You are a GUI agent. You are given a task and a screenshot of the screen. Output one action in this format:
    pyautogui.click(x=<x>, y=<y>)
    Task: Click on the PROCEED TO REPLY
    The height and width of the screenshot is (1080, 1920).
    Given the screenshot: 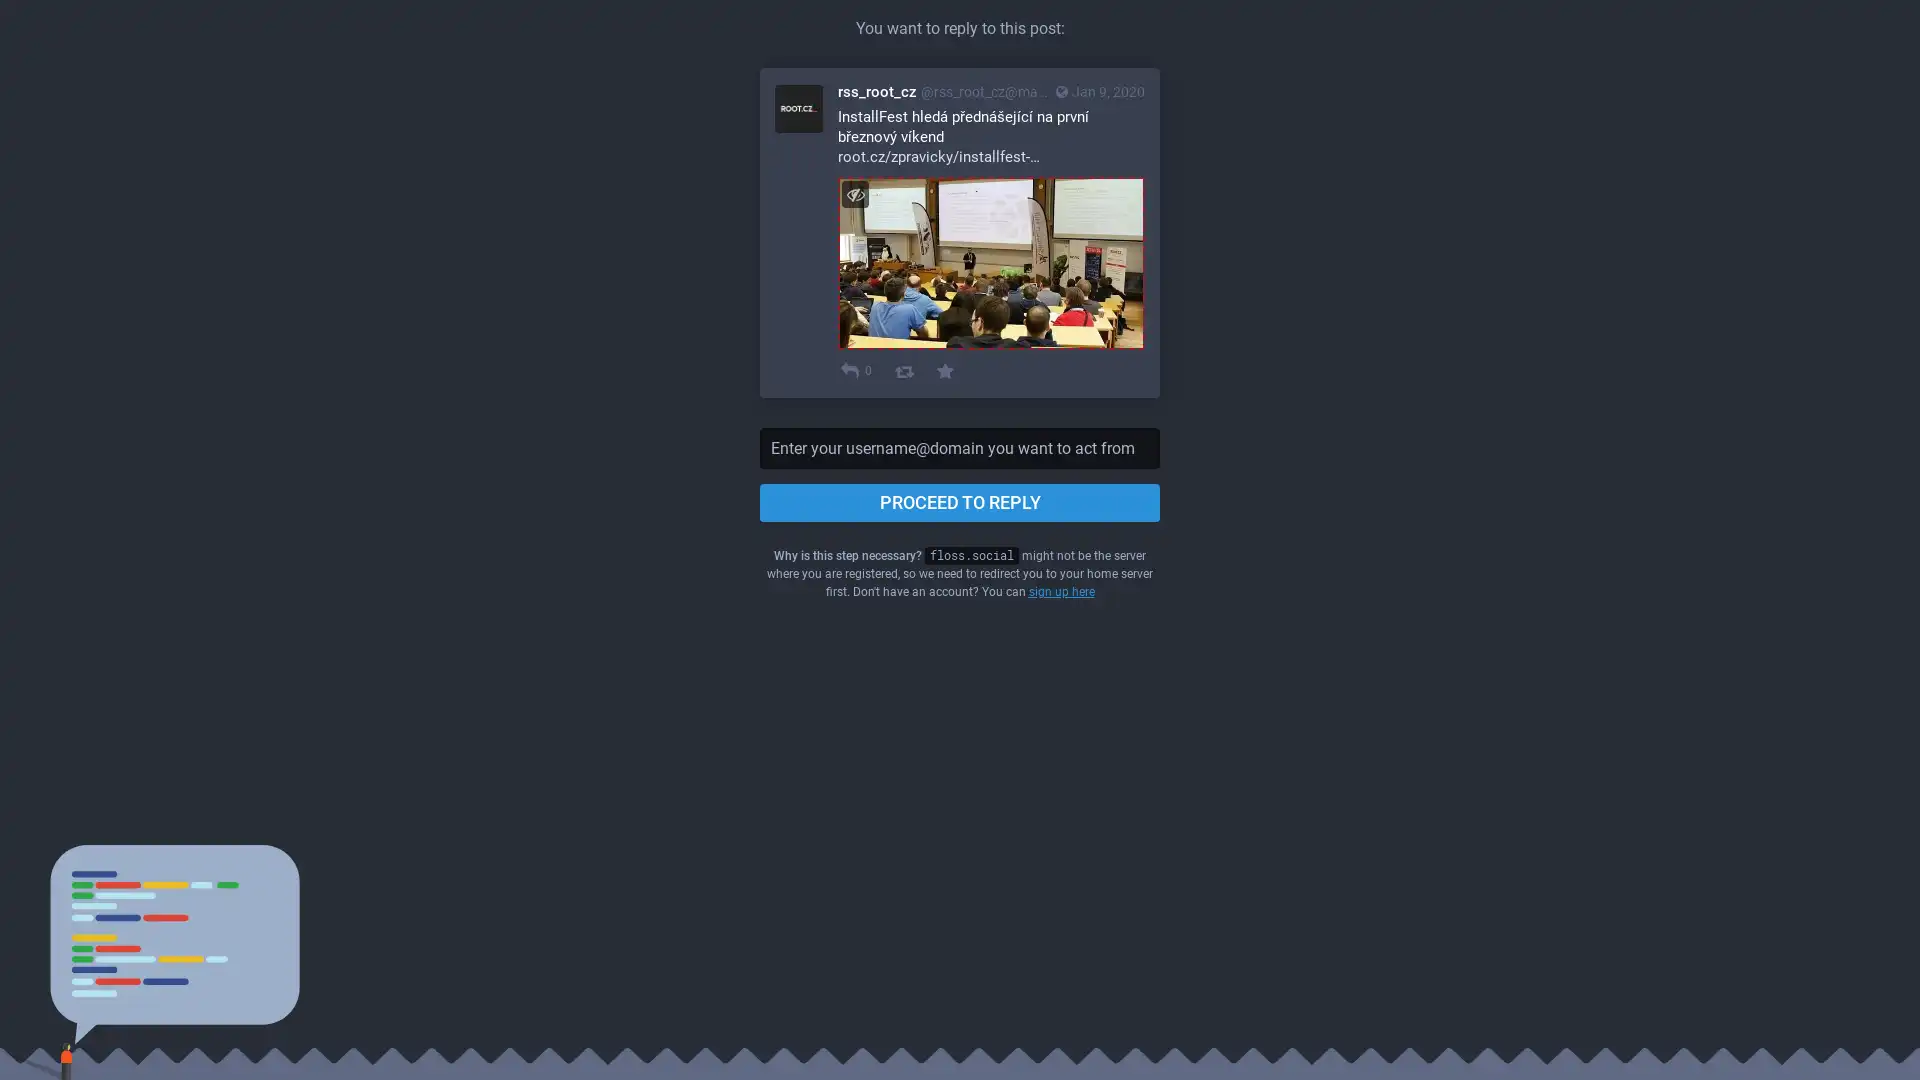 What is the action you would take?
    pyautogui.click(x=960, y=500)
    